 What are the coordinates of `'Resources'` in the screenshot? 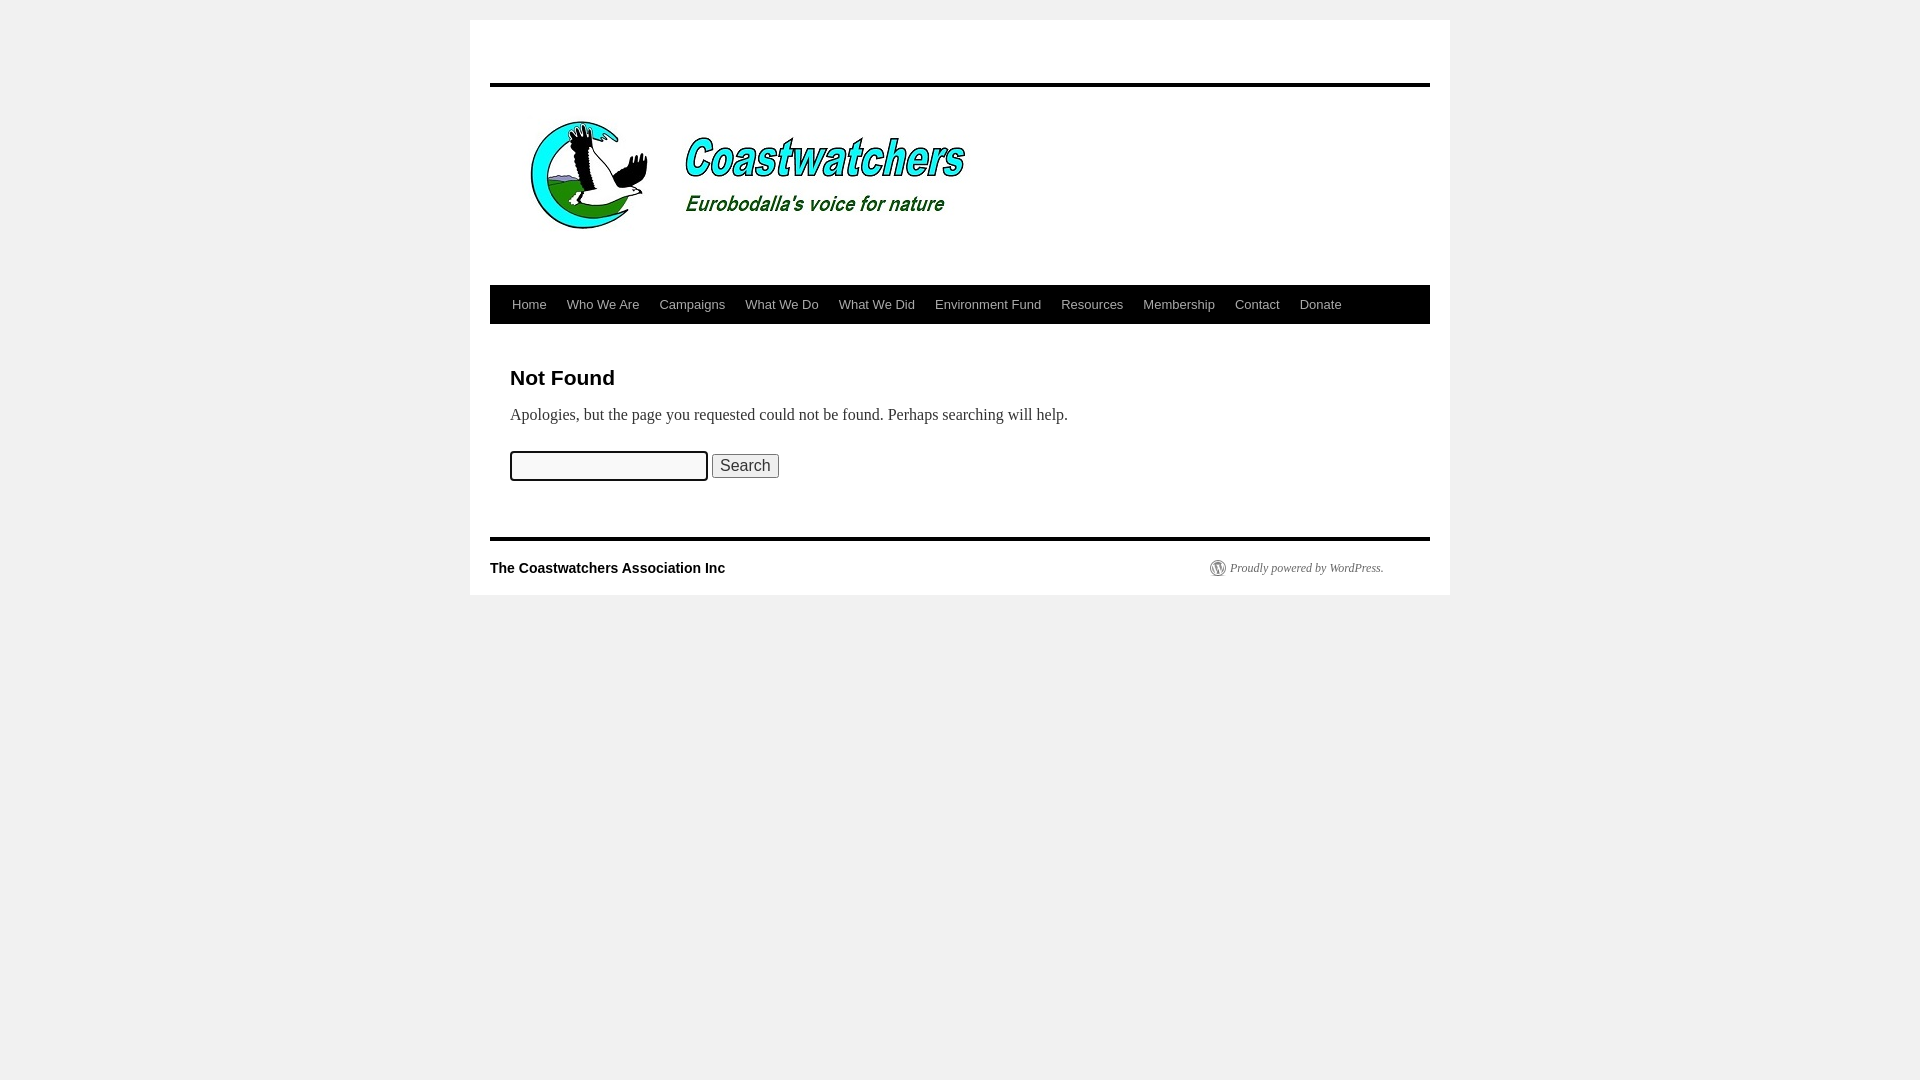 It's located at (1090, 304).